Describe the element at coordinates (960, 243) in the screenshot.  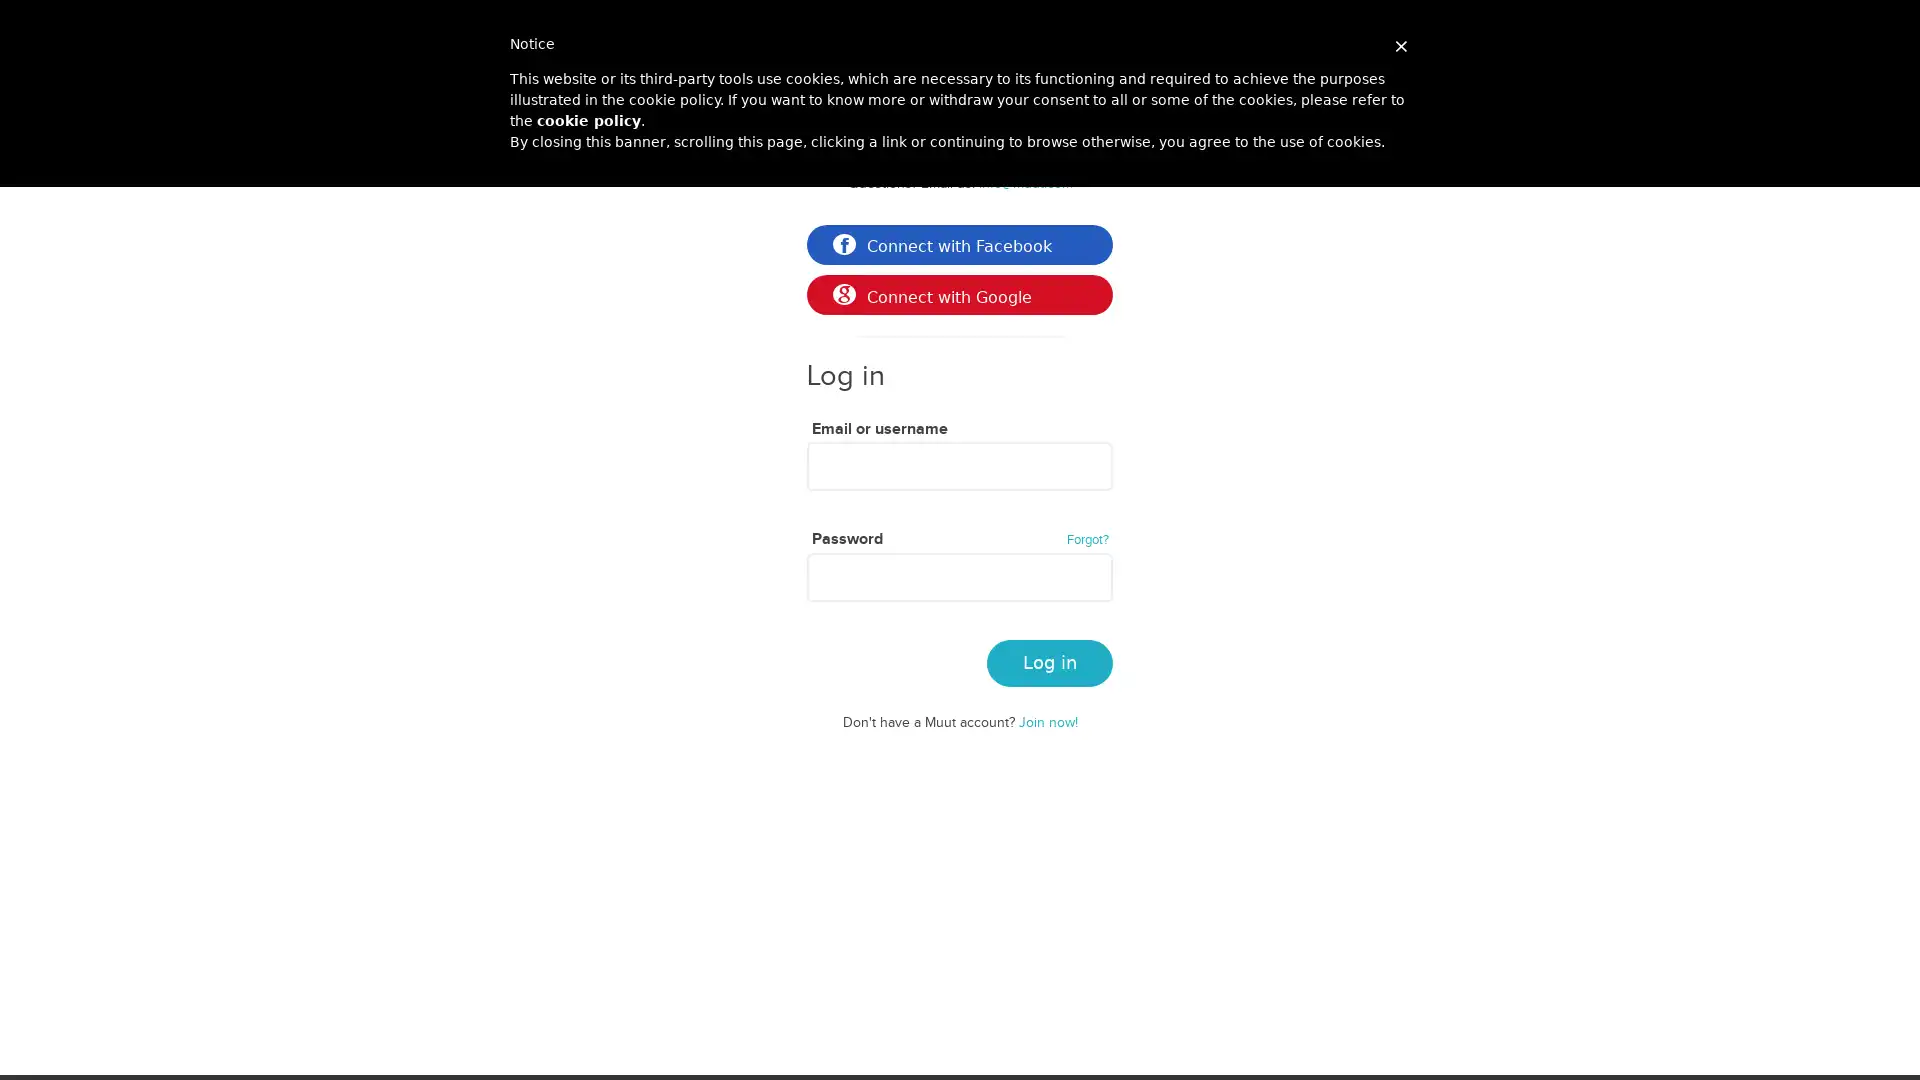
I see `F Connect with Facebook` at that location.